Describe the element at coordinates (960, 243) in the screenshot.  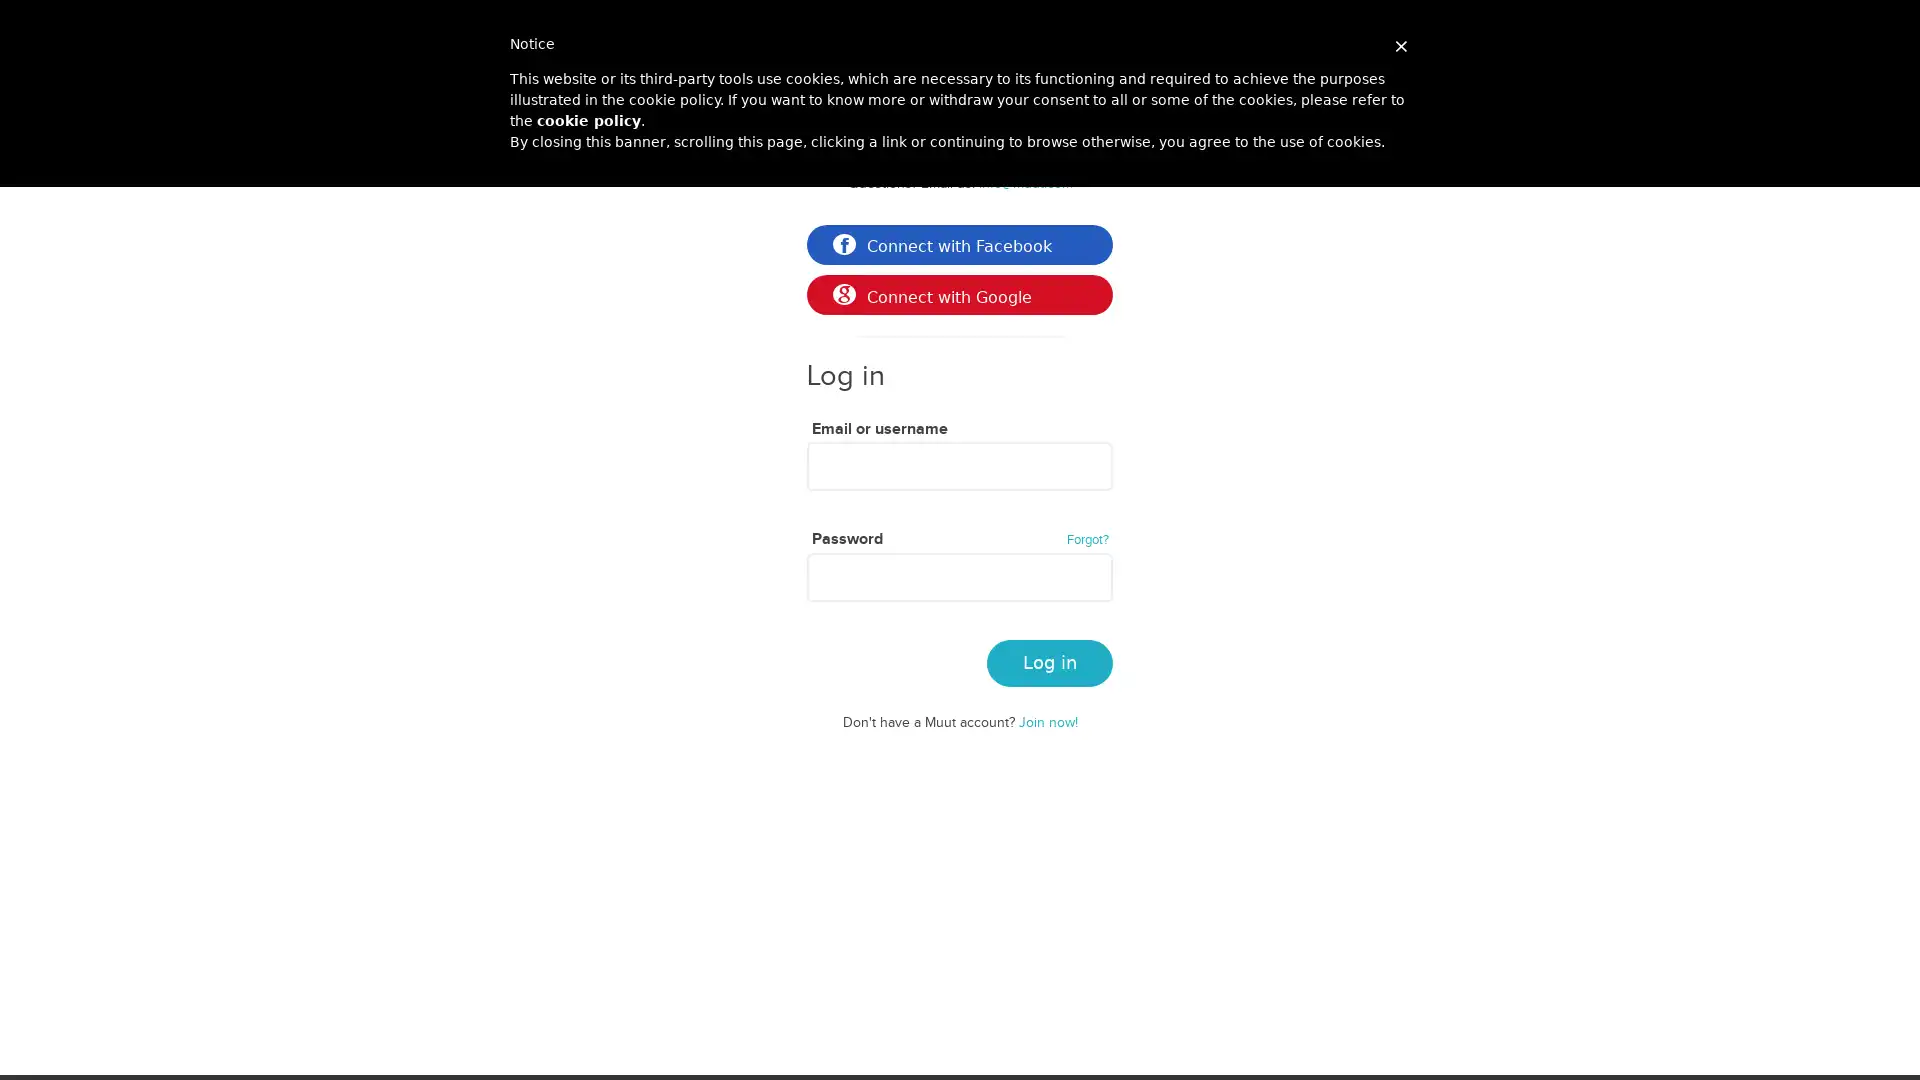
I see `F Connect with Facebook` at that location.